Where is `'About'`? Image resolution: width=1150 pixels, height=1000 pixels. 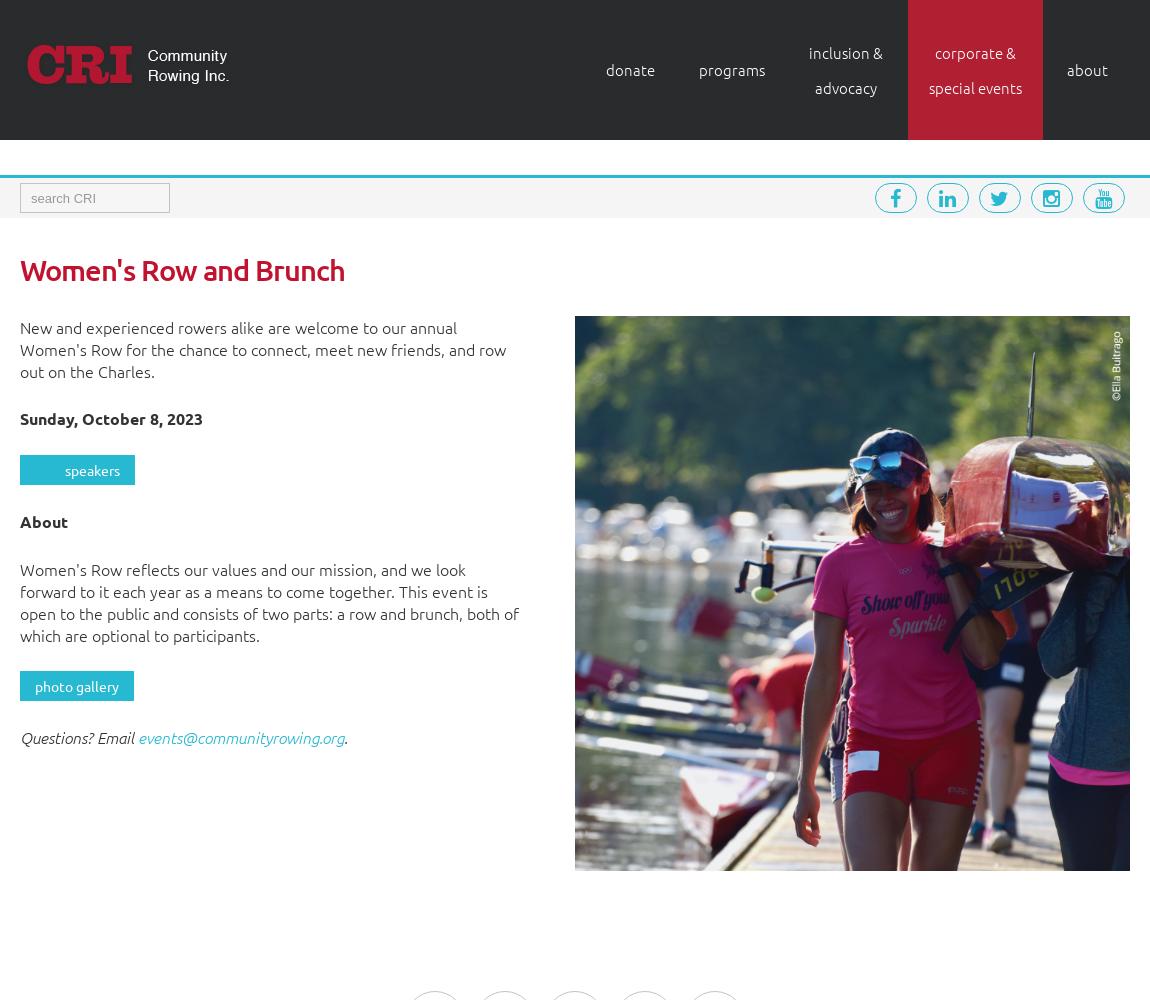
'About' is located at coordinates (43, 521).